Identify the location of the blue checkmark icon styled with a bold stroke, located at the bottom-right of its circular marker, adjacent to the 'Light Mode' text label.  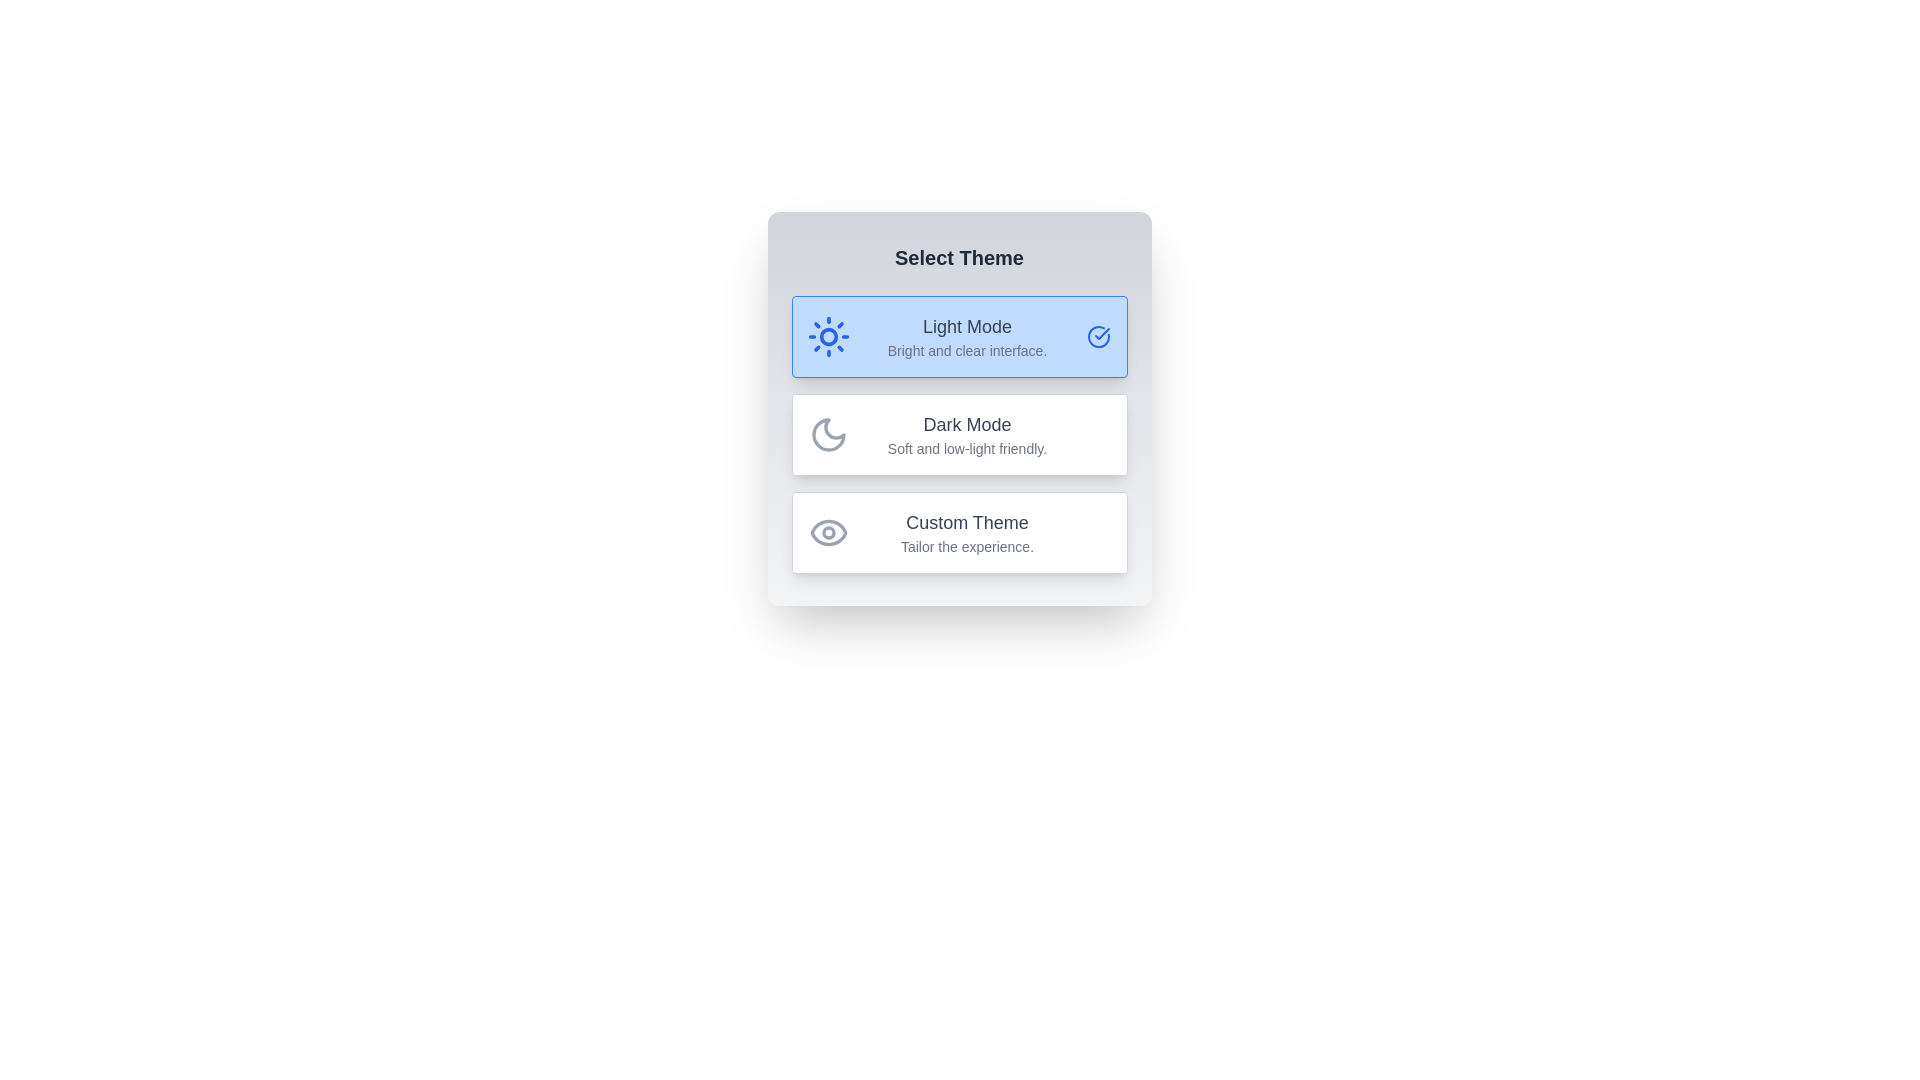
(1101, 333).